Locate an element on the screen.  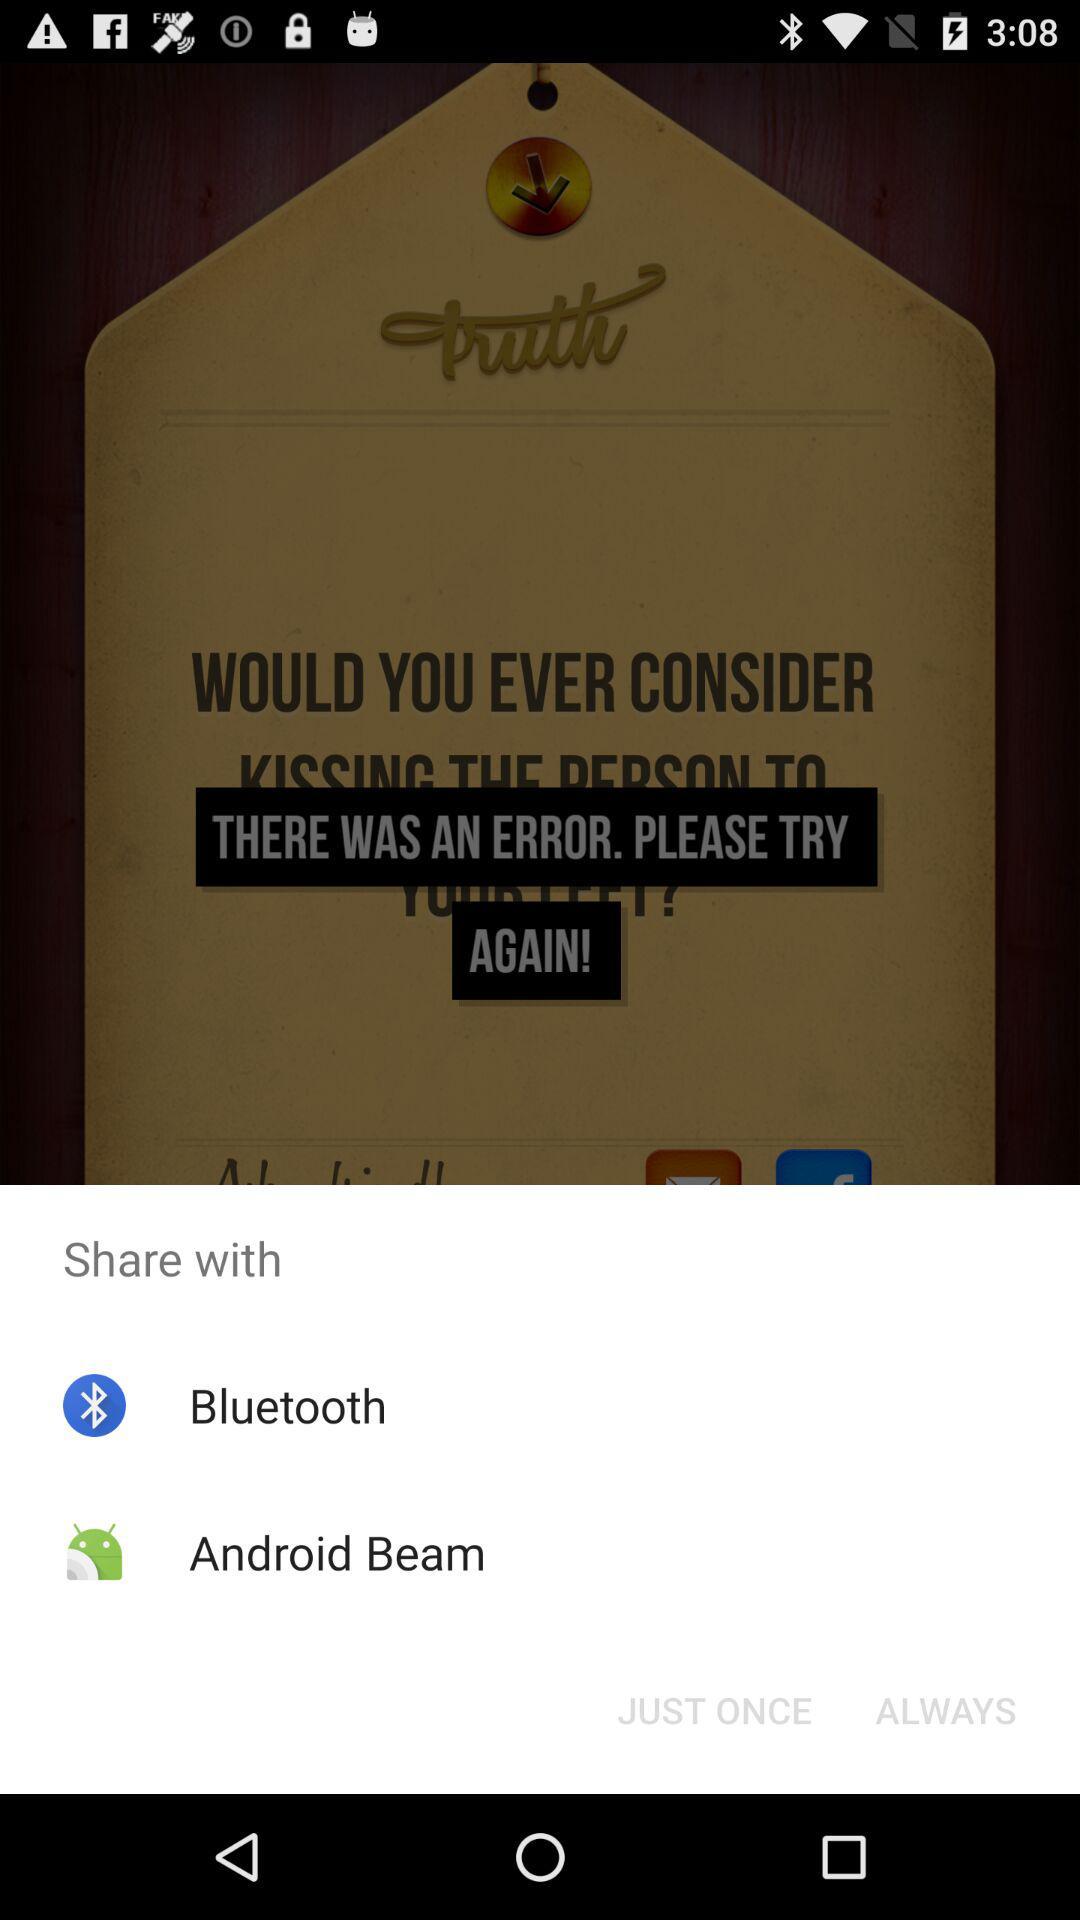
app below share with item is located at coordinates (945, 1708).